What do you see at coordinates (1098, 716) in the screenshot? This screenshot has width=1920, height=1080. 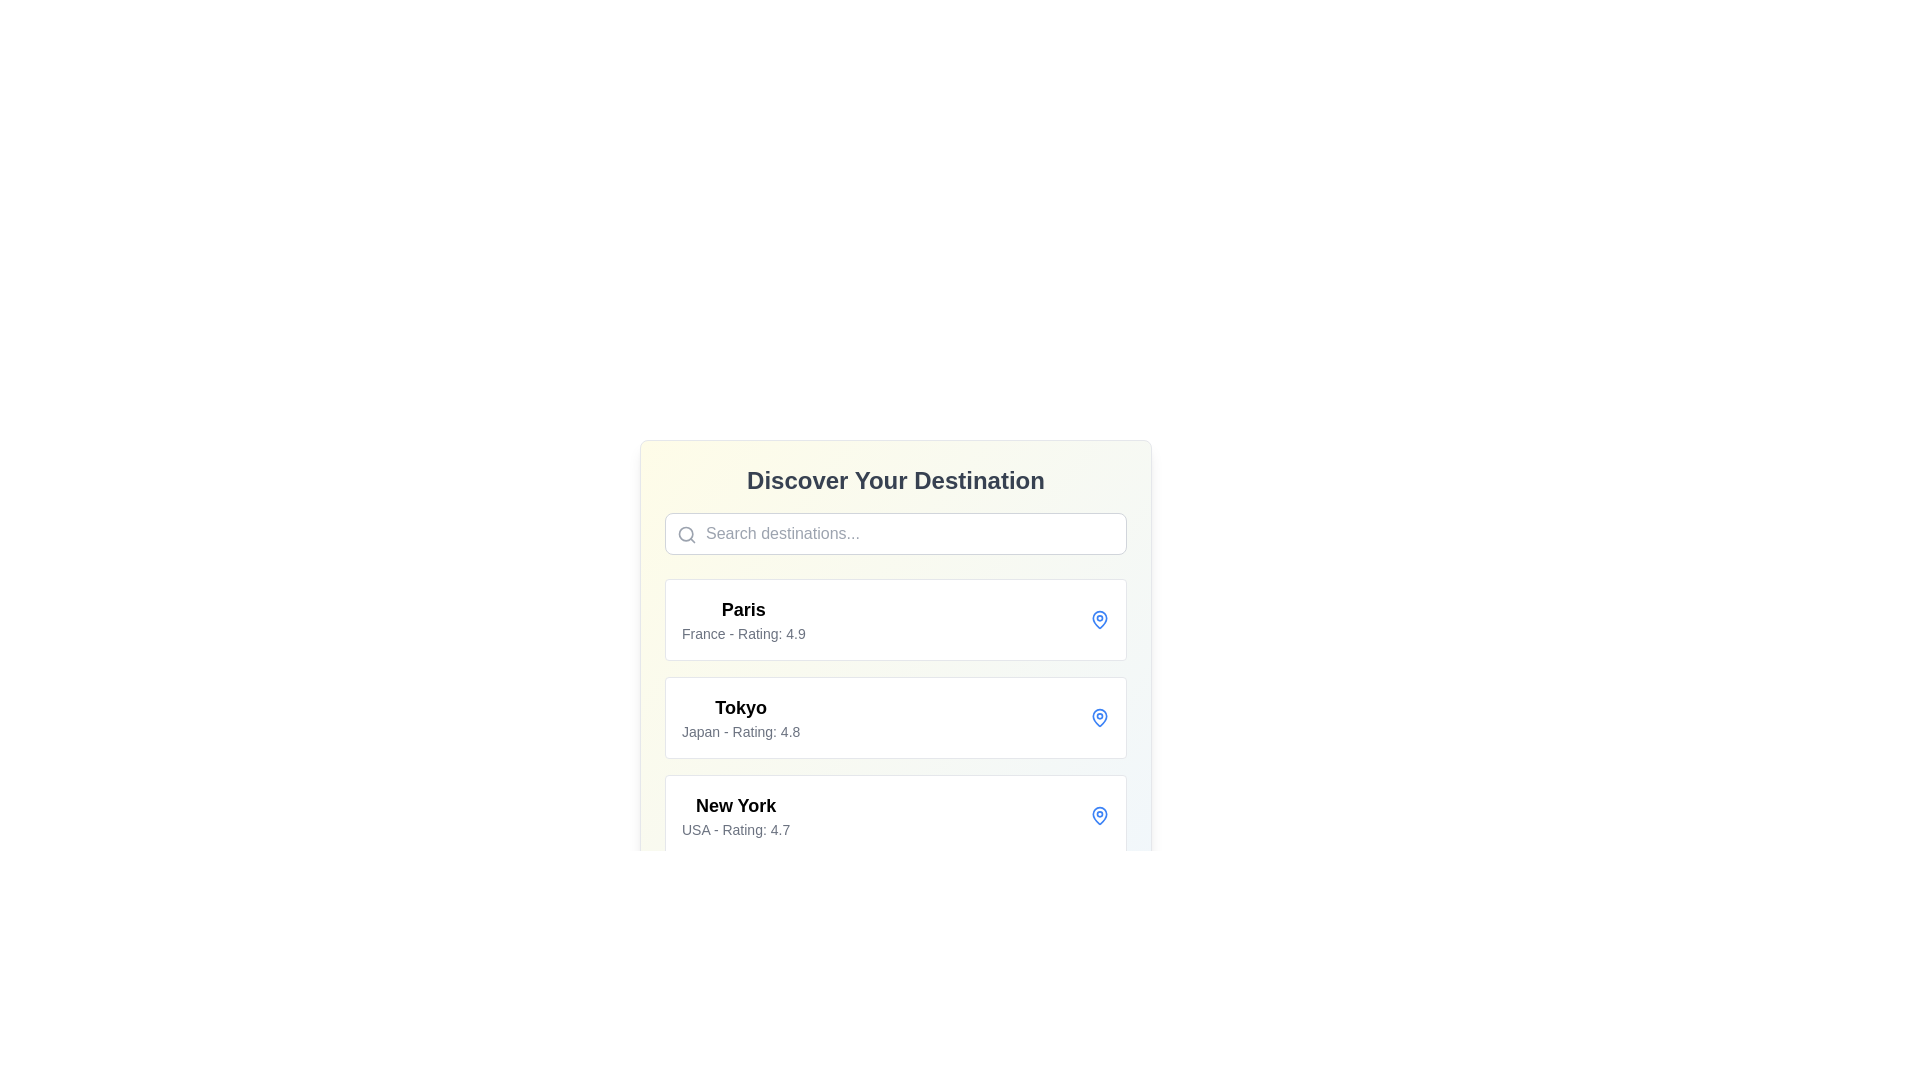 I see `the pin icon located at the rightmost position of the list item labeled 'Tokyo', which is positioned in the middle entry of the list` at bounding box center [1098, 716].